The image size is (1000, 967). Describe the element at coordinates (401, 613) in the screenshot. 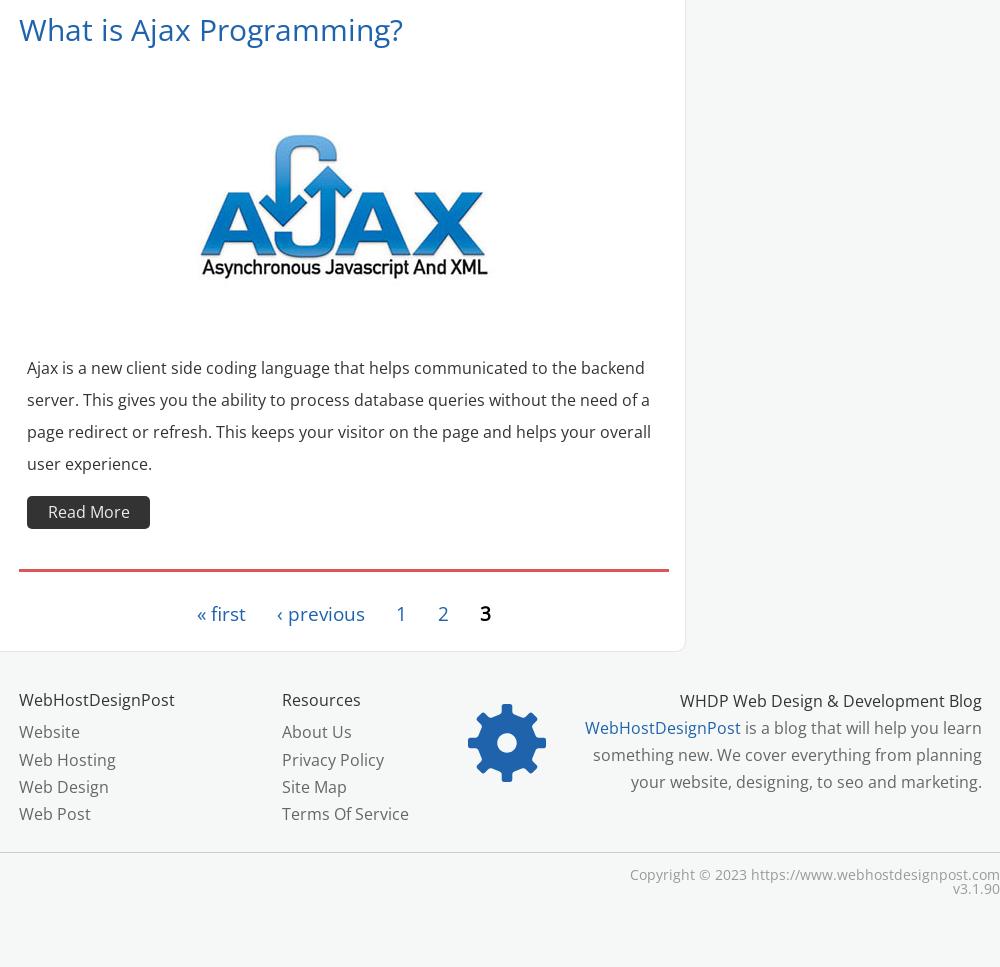

I see `'1'` at that location.